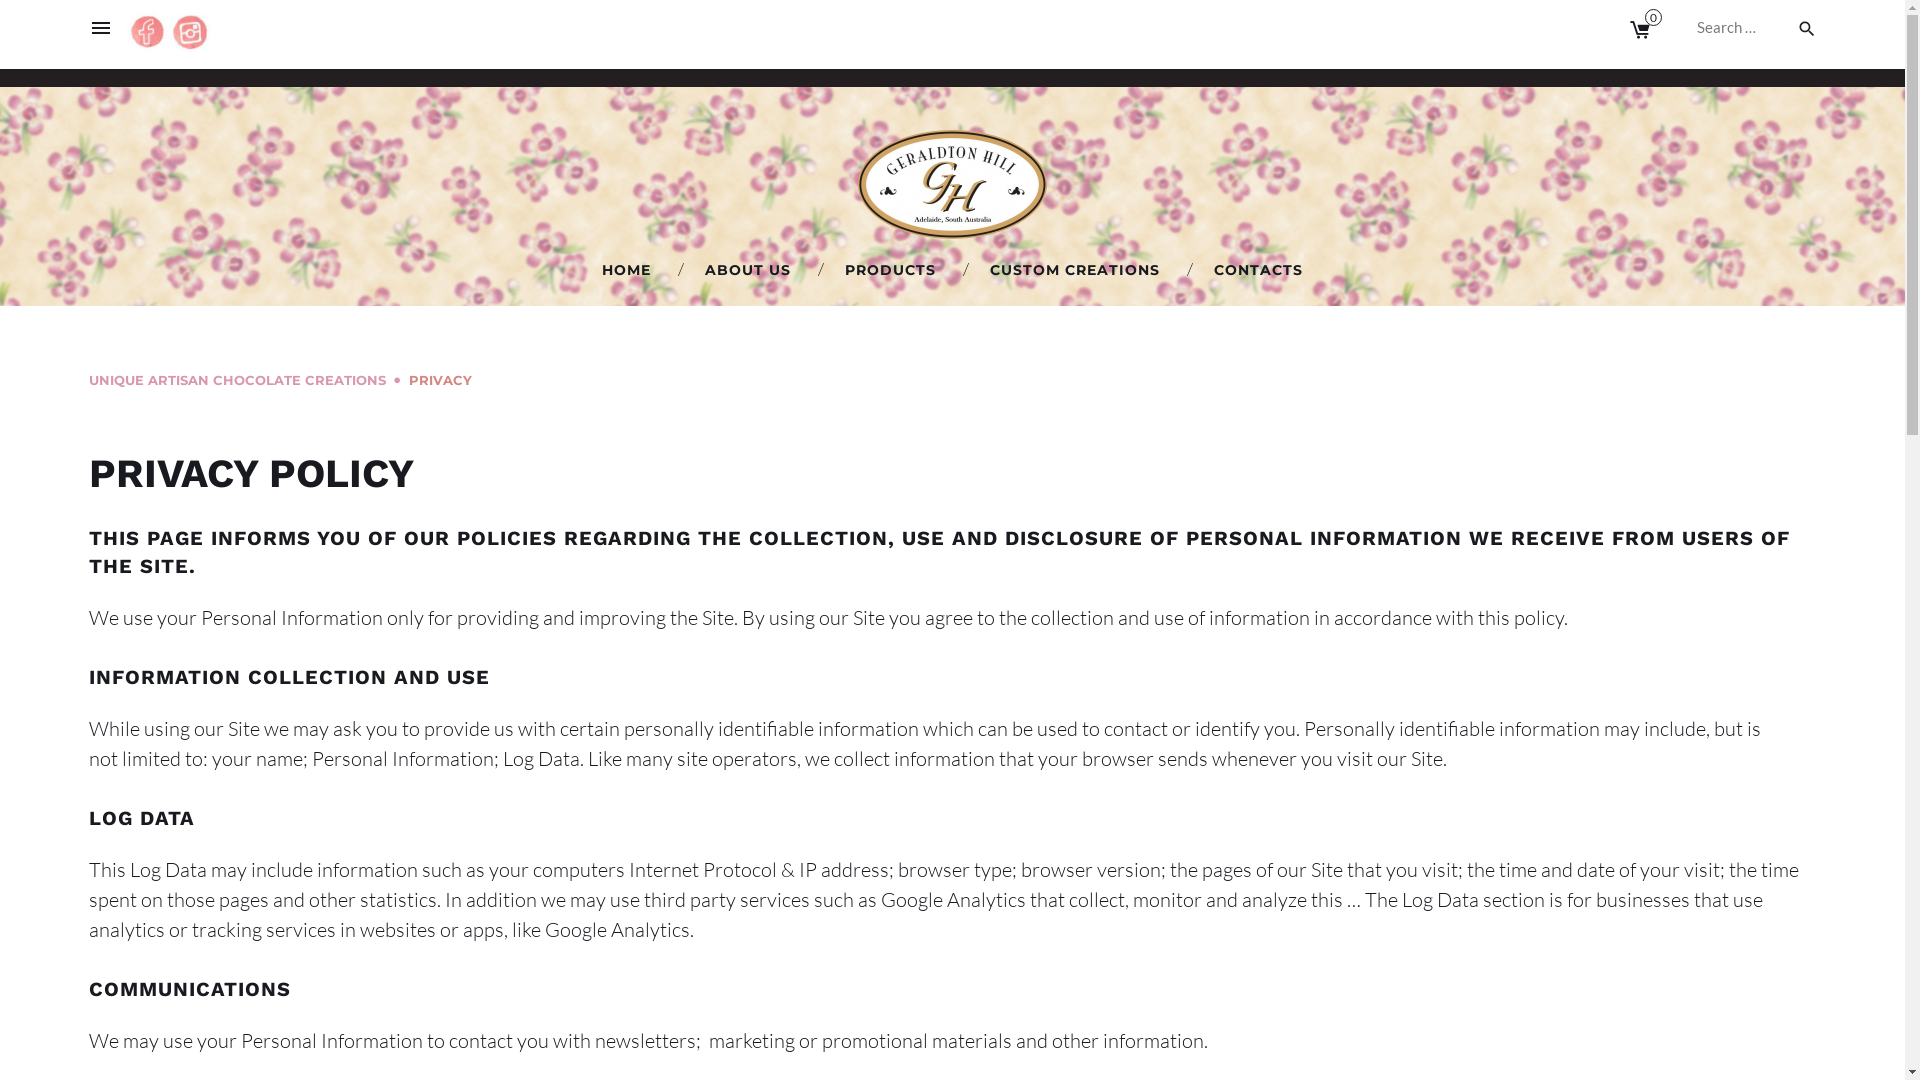  Describe the element at coordinates (1694, 27) in the screenshot. I see `'Search for:'` at that location.